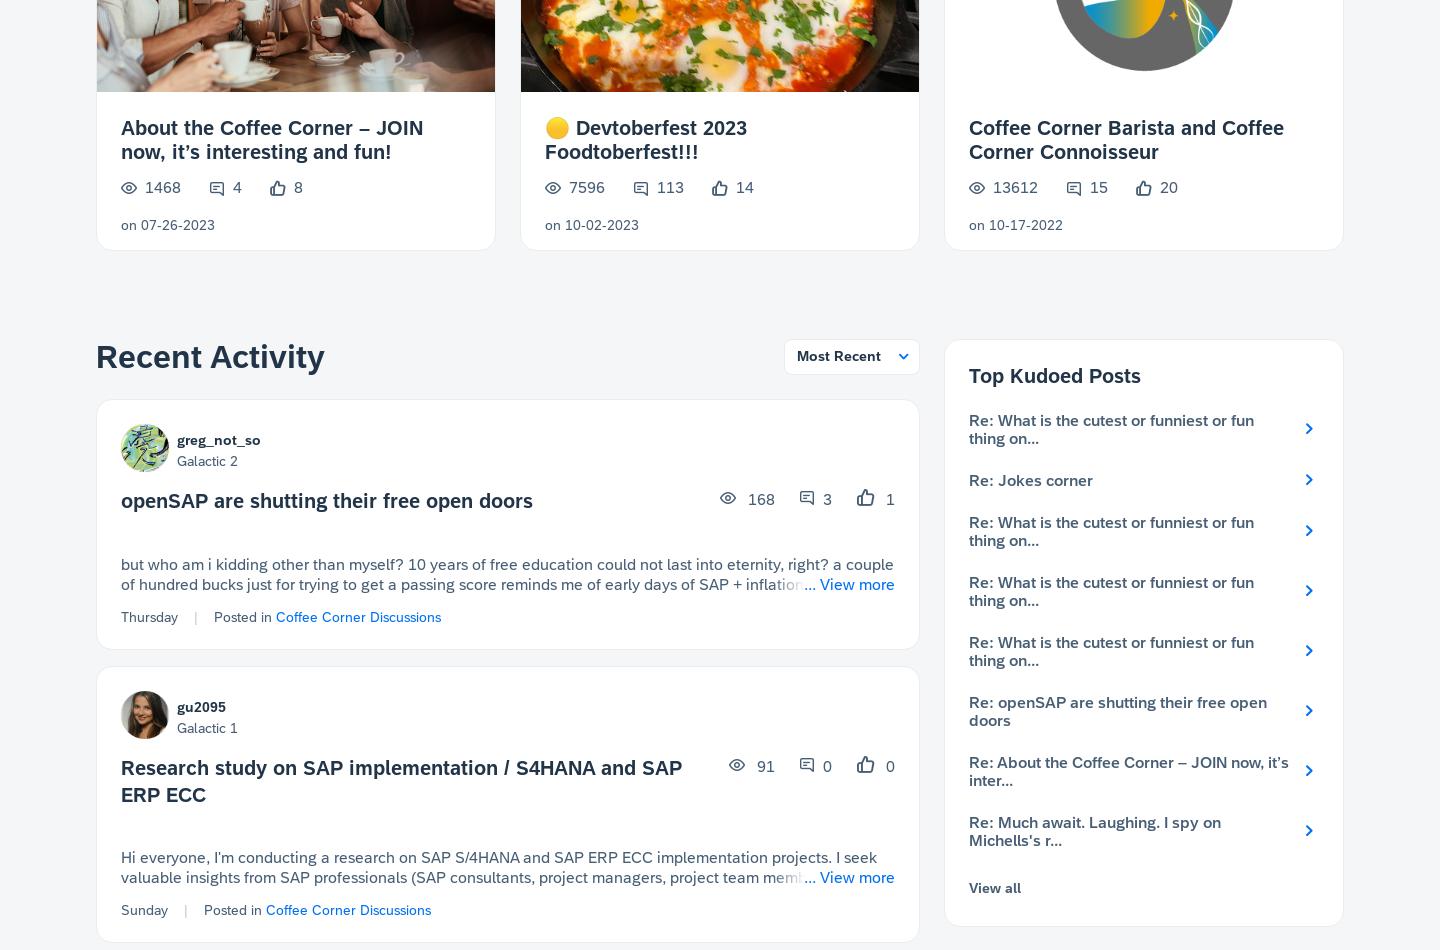  What do you see at coordinates (586, 186) in the screenshot?
I see `'7596'` at bounding box center [586, 186].